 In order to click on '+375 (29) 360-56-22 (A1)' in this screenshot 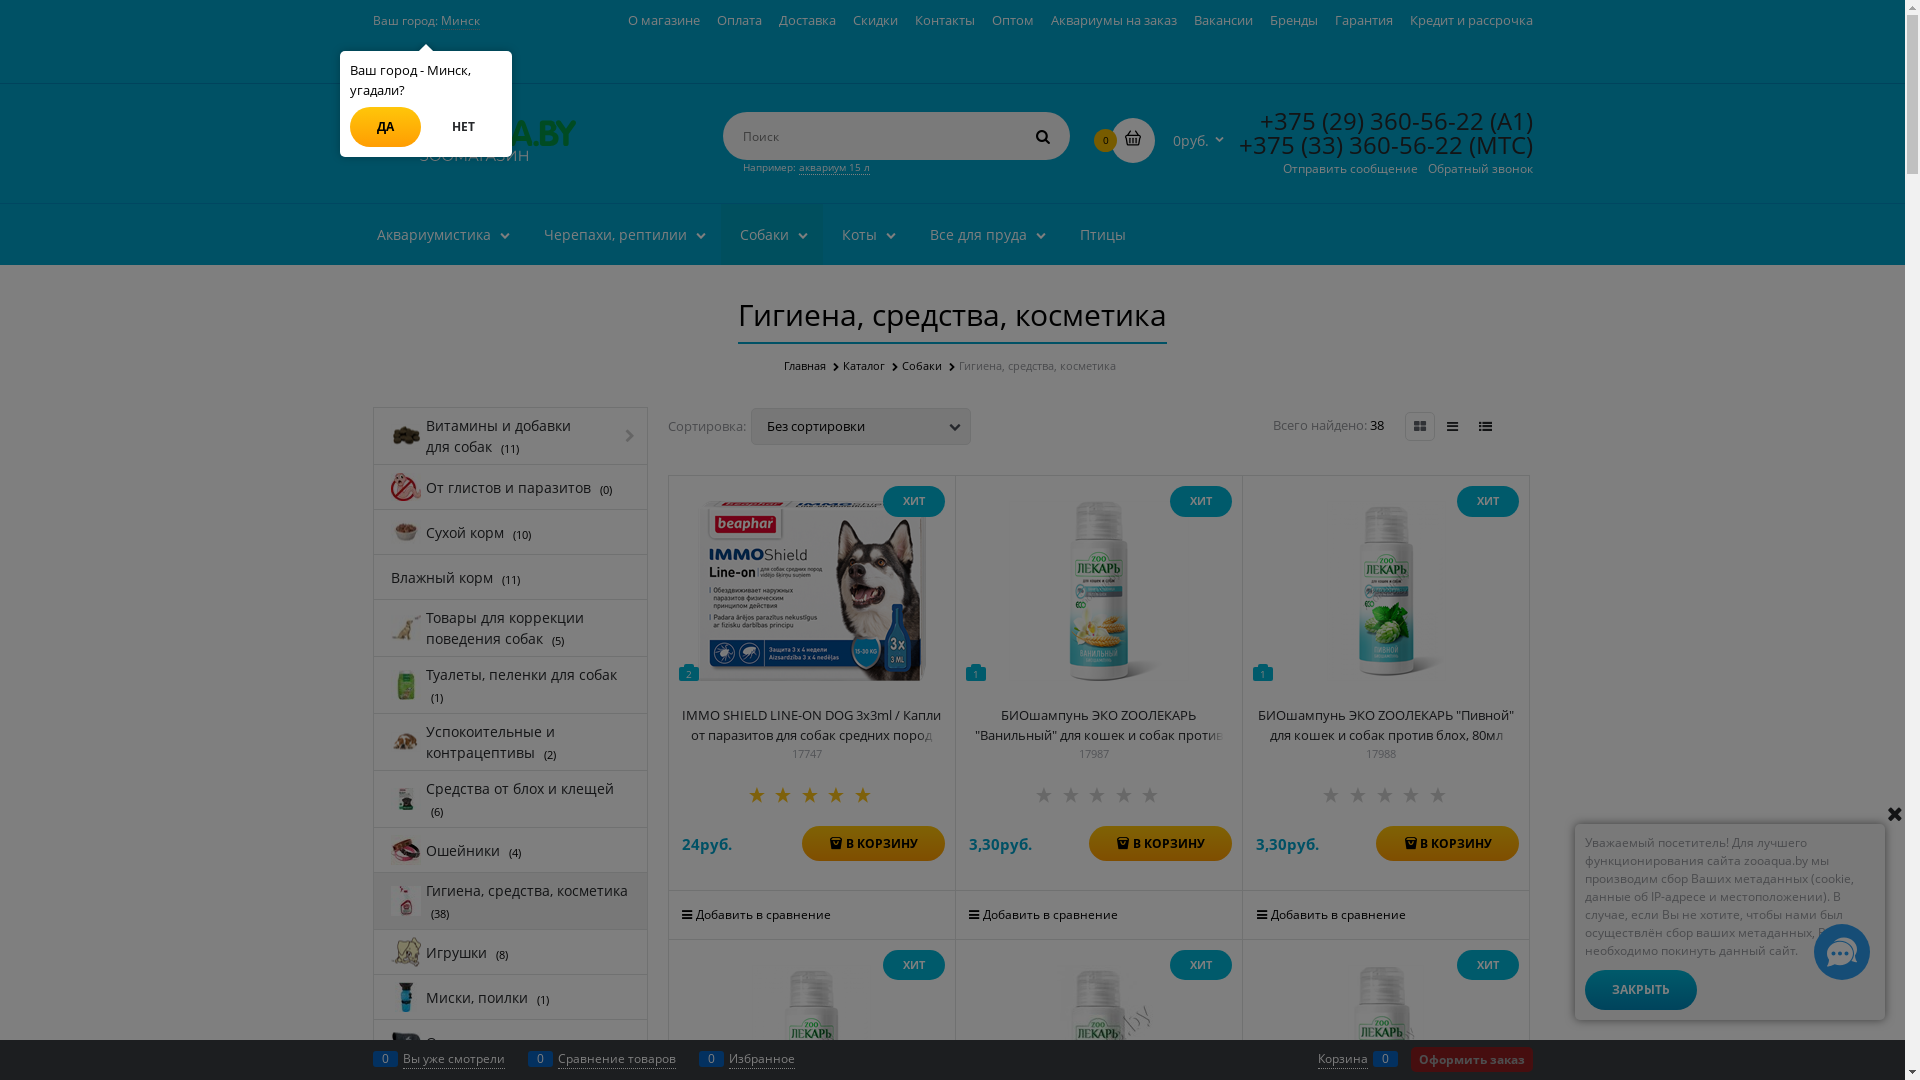, I will do `click(1258, 120)`.